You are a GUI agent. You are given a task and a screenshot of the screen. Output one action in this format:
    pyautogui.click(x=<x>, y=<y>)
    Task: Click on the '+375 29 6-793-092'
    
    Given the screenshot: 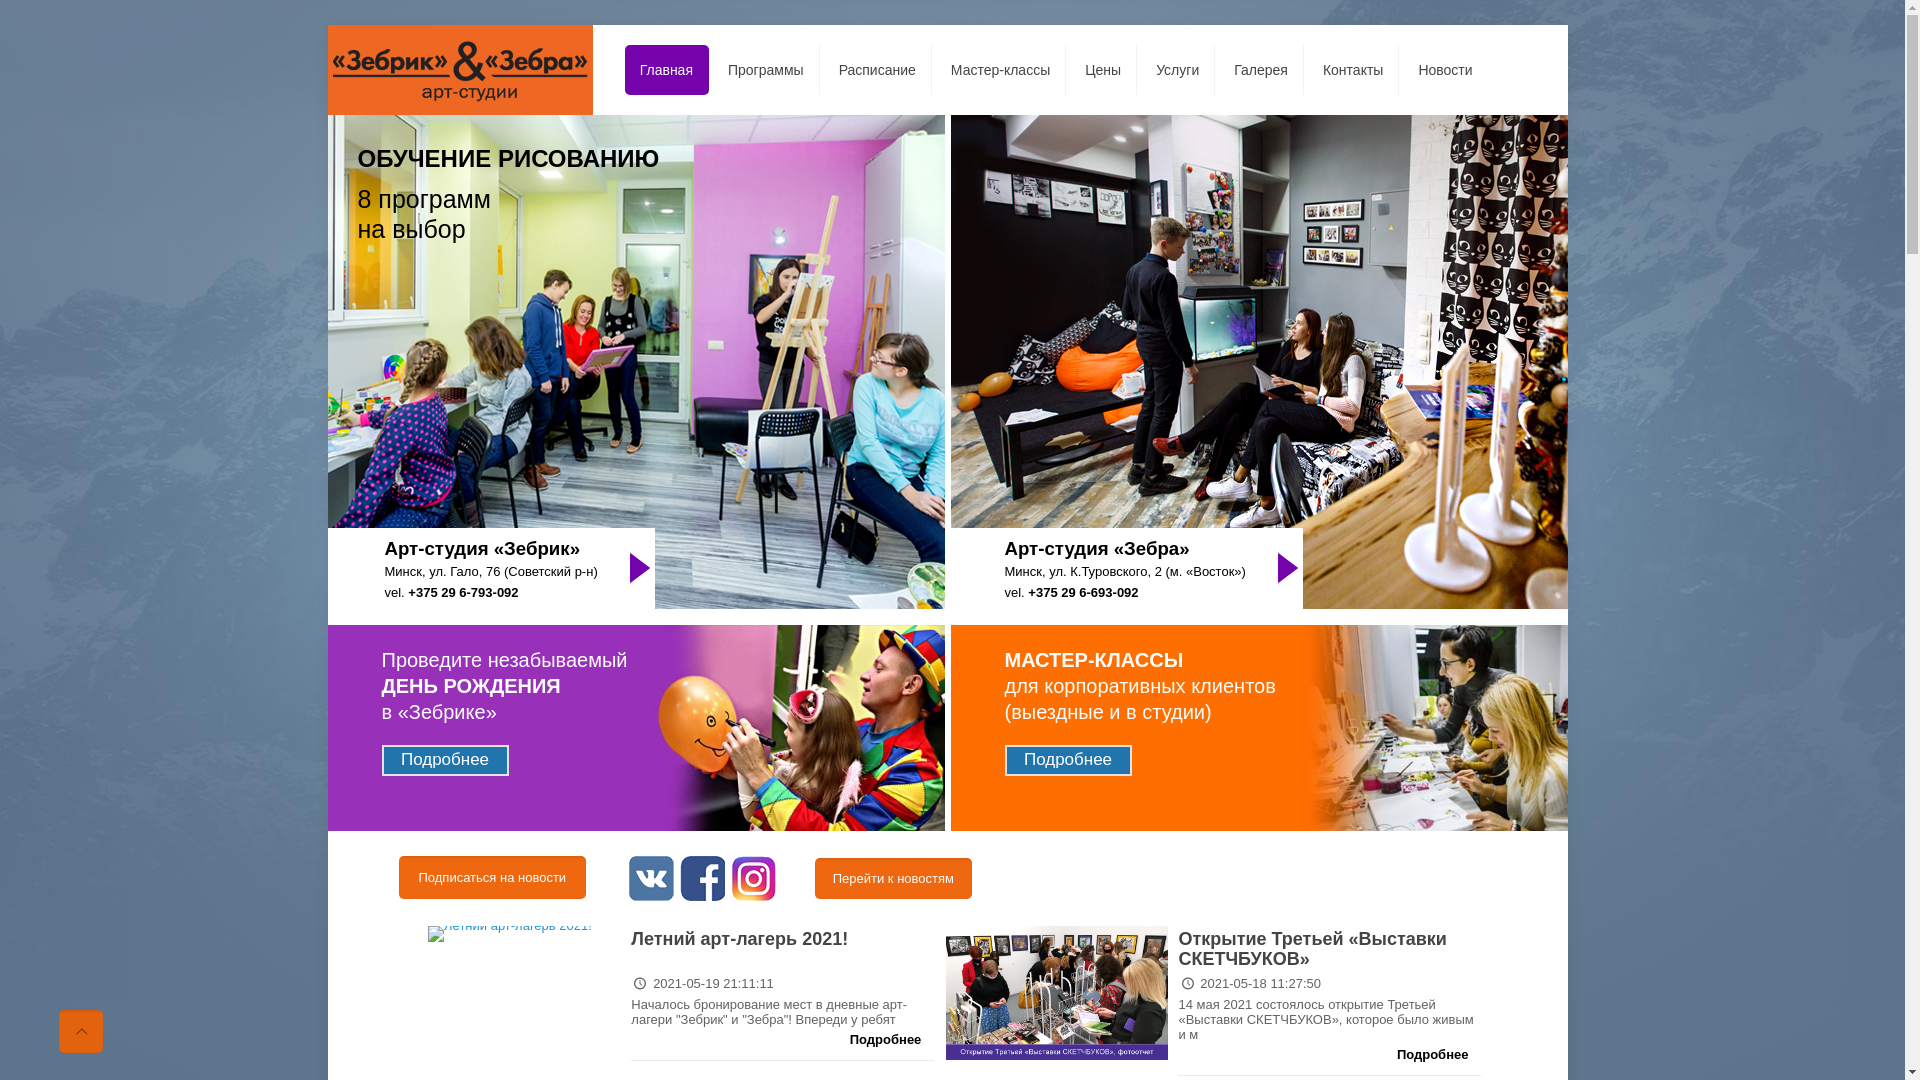 What is the action you would take?
    pyautogui.click(x=407, y=591)
    